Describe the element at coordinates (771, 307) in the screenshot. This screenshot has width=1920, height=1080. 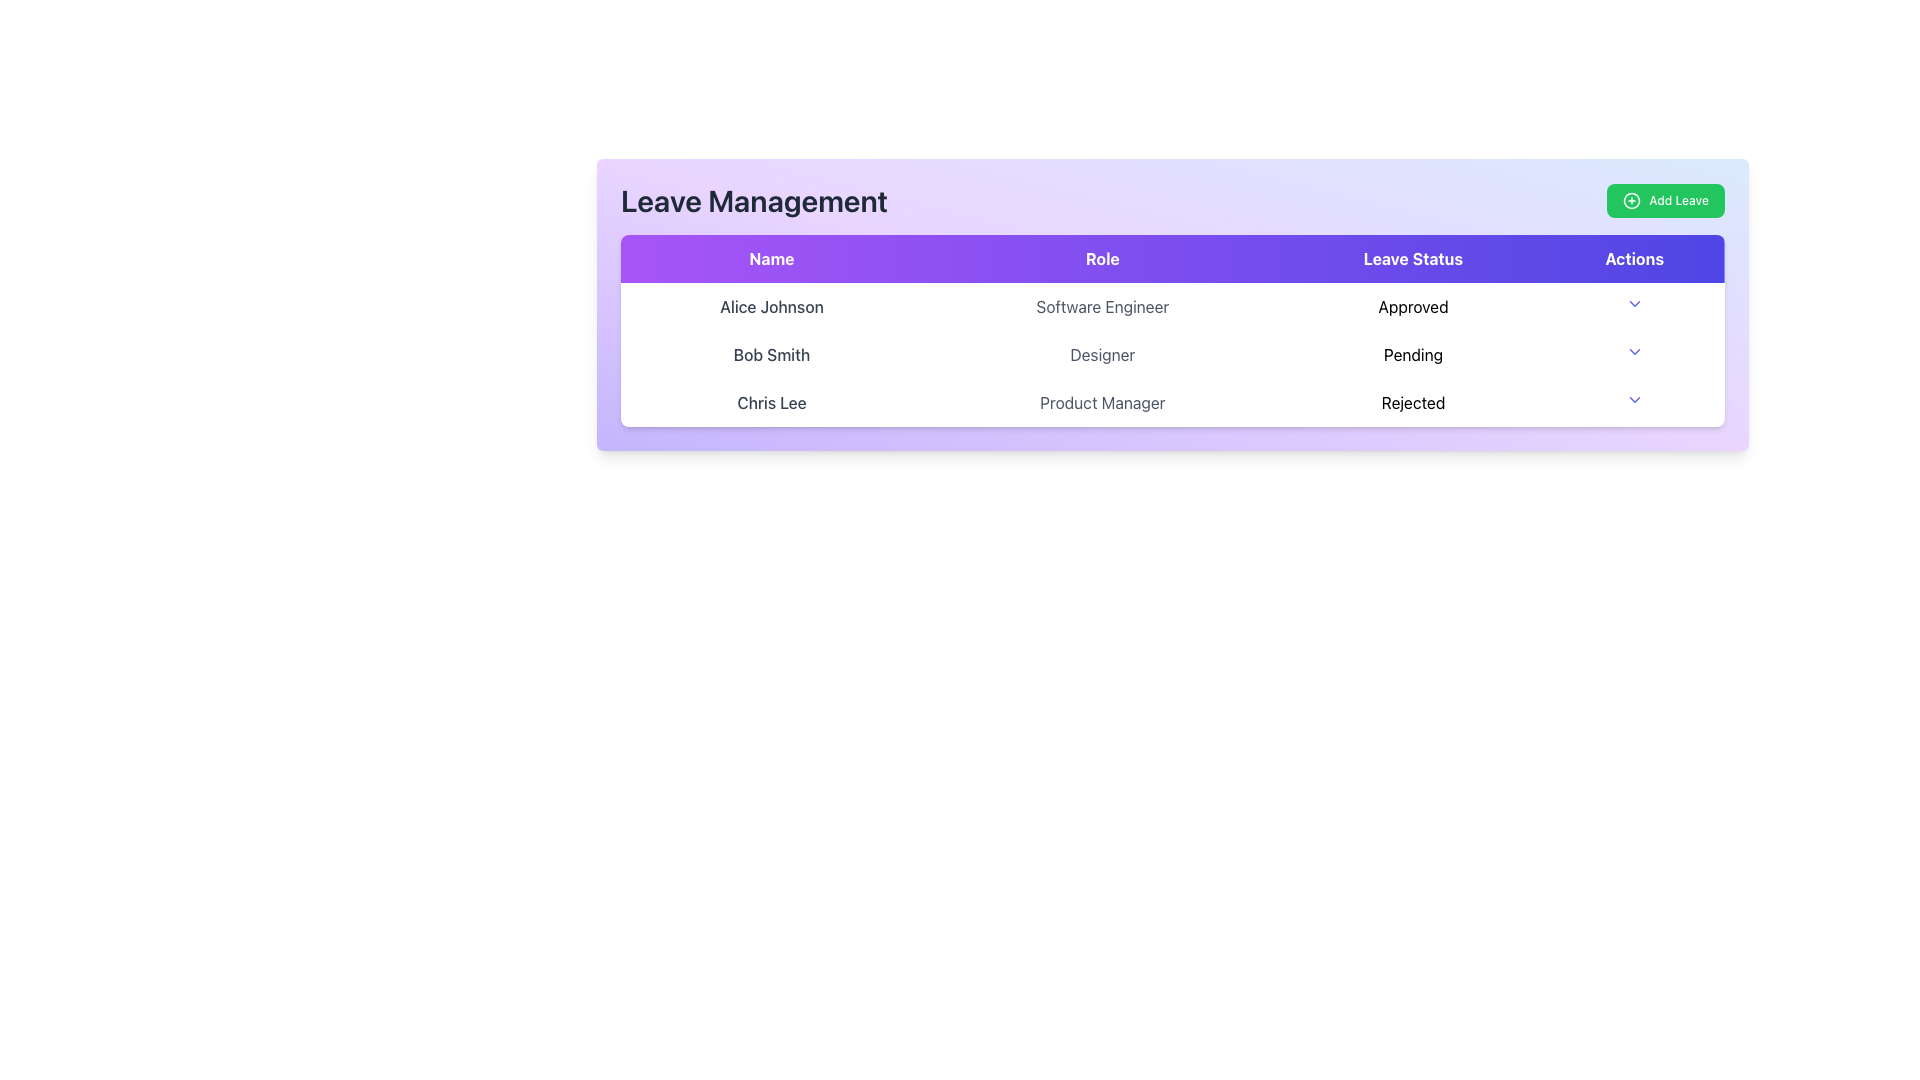
I see `text label indicating the name 'Alice Johnson' located in the first row of a table under the 'Name' column` at that location.